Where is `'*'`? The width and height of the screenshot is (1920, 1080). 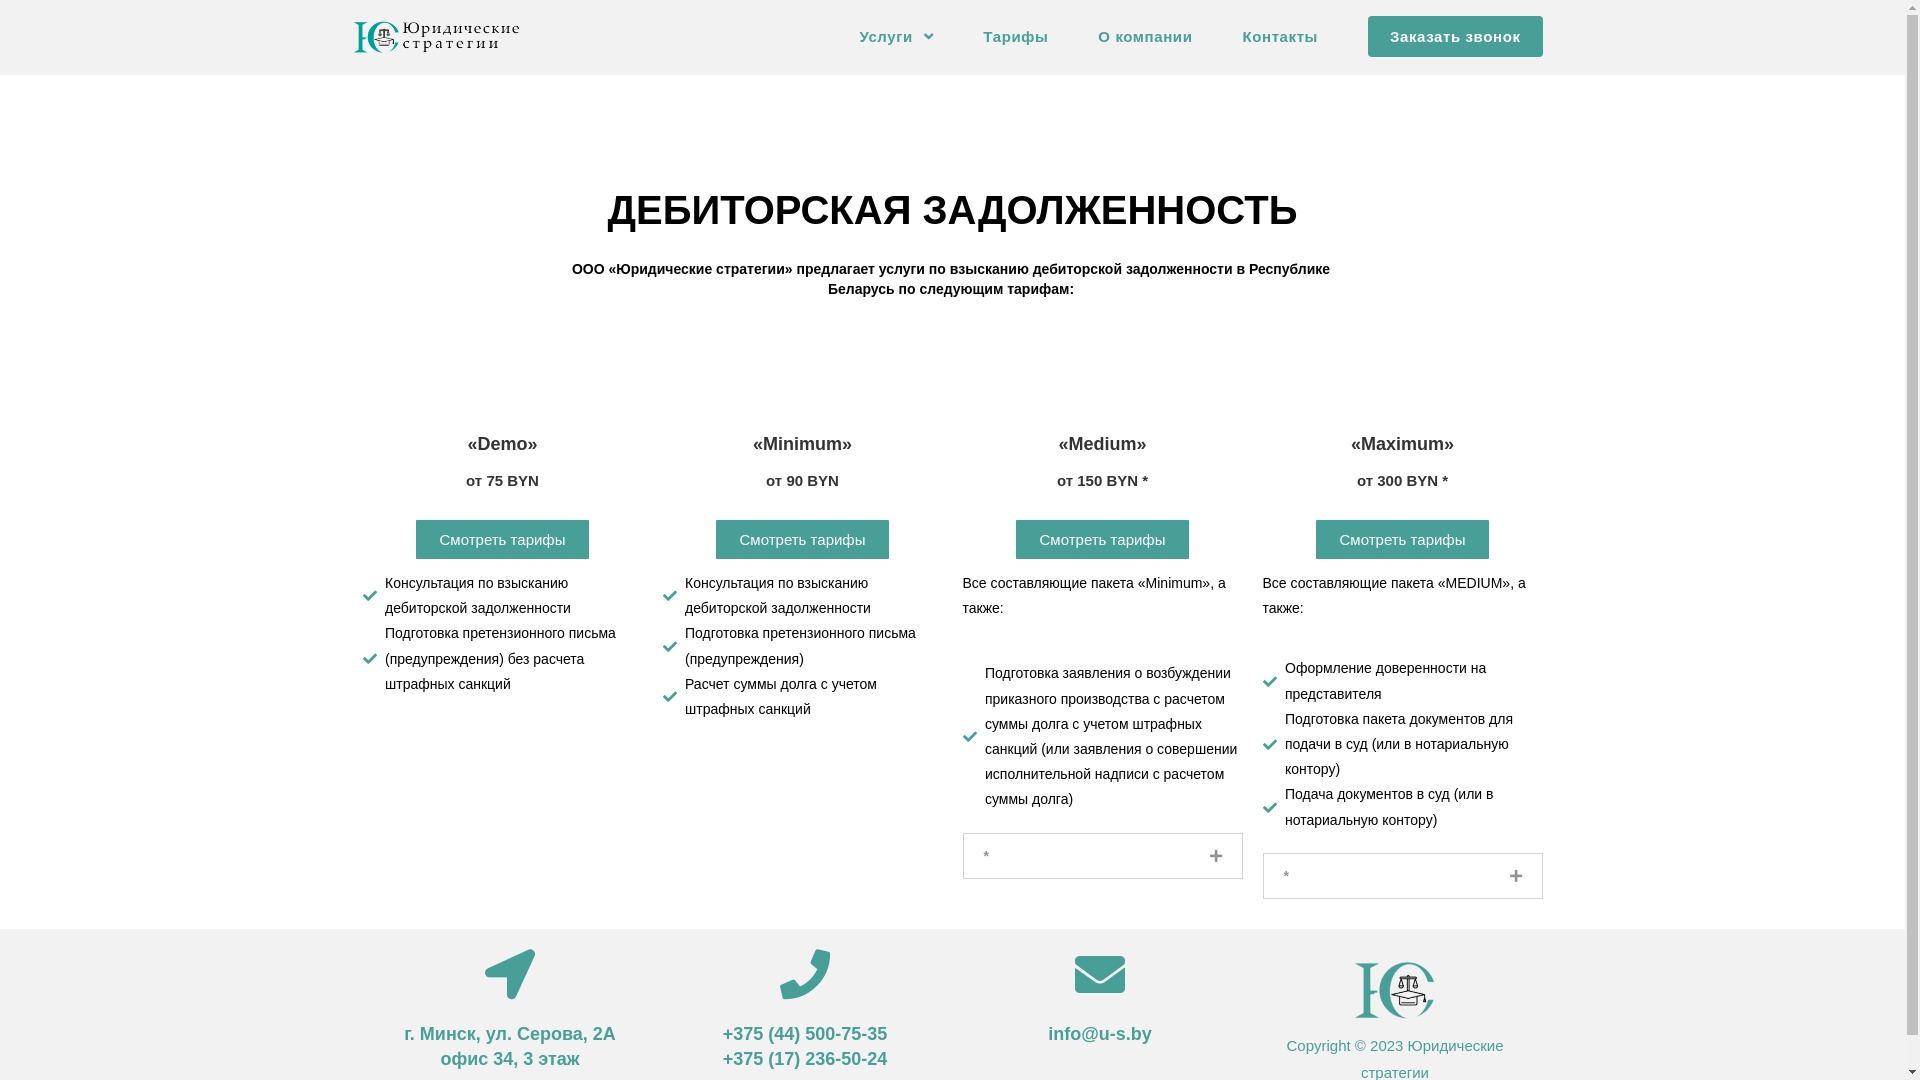
'*' is located at coordinates (986, 855).